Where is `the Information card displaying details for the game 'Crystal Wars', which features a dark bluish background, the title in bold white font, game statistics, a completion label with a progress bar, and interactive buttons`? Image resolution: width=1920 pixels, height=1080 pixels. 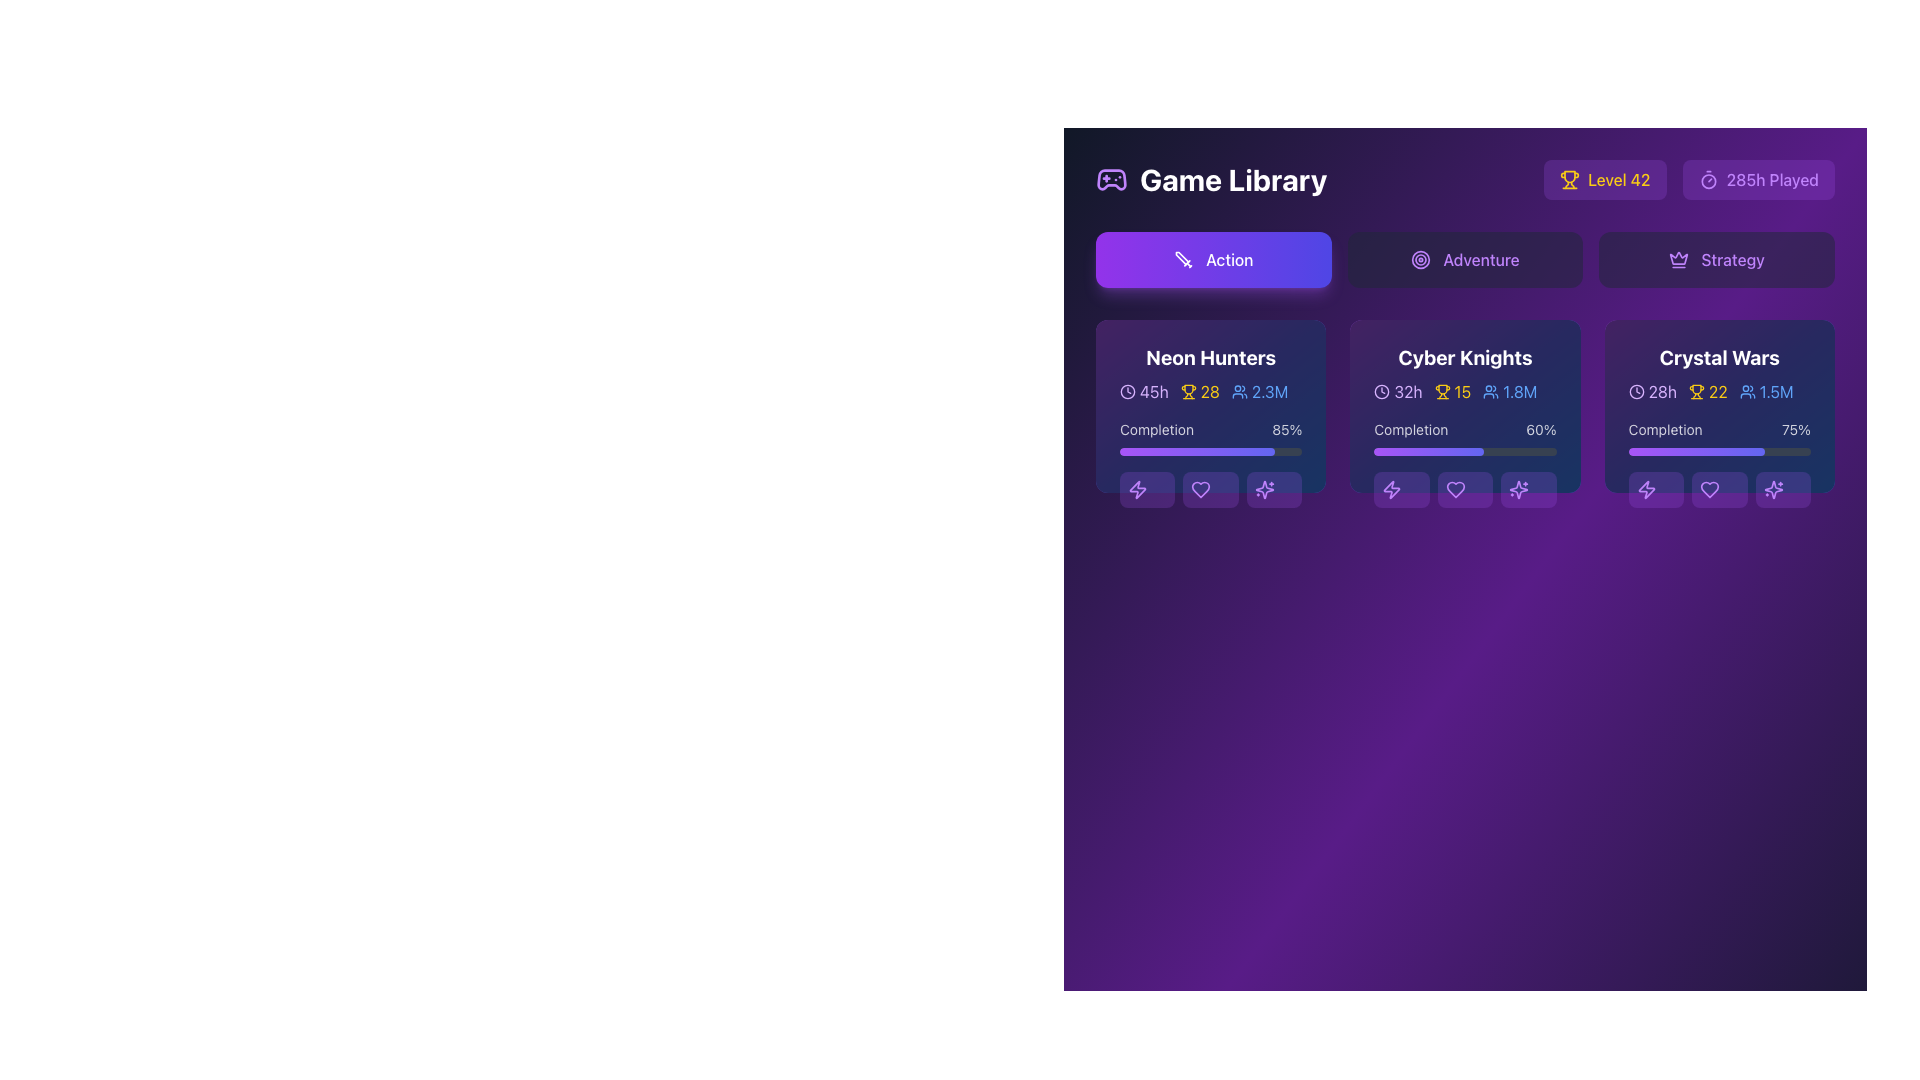 the Information card displaying details for the game 'Crystal Wars', which features a dark bluish background, the title in bold white font, game statistics, a completion label with a progress bar, and interactive buttons is located at coordinates (1718, 405).